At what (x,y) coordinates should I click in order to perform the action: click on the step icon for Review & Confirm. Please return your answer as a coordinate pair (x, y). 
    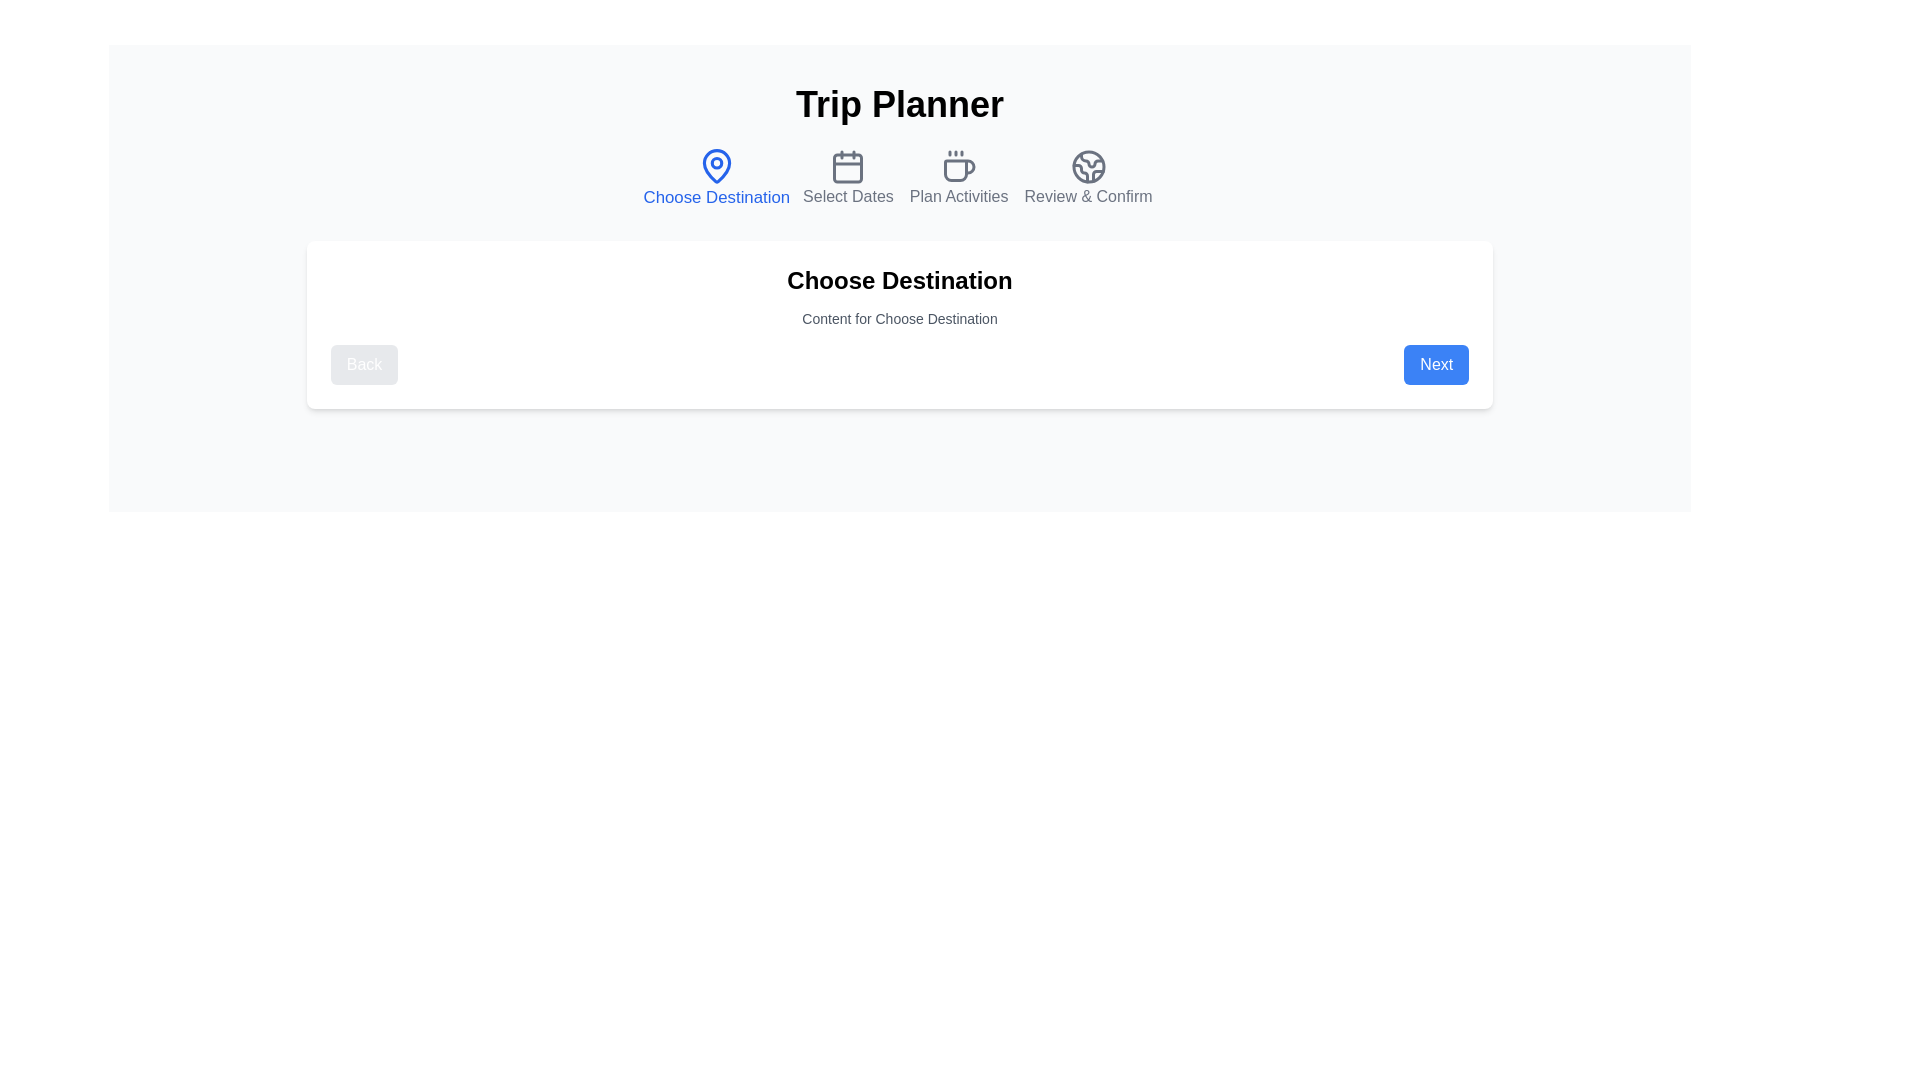
    Looking at the image, I should click on (1087, 177).